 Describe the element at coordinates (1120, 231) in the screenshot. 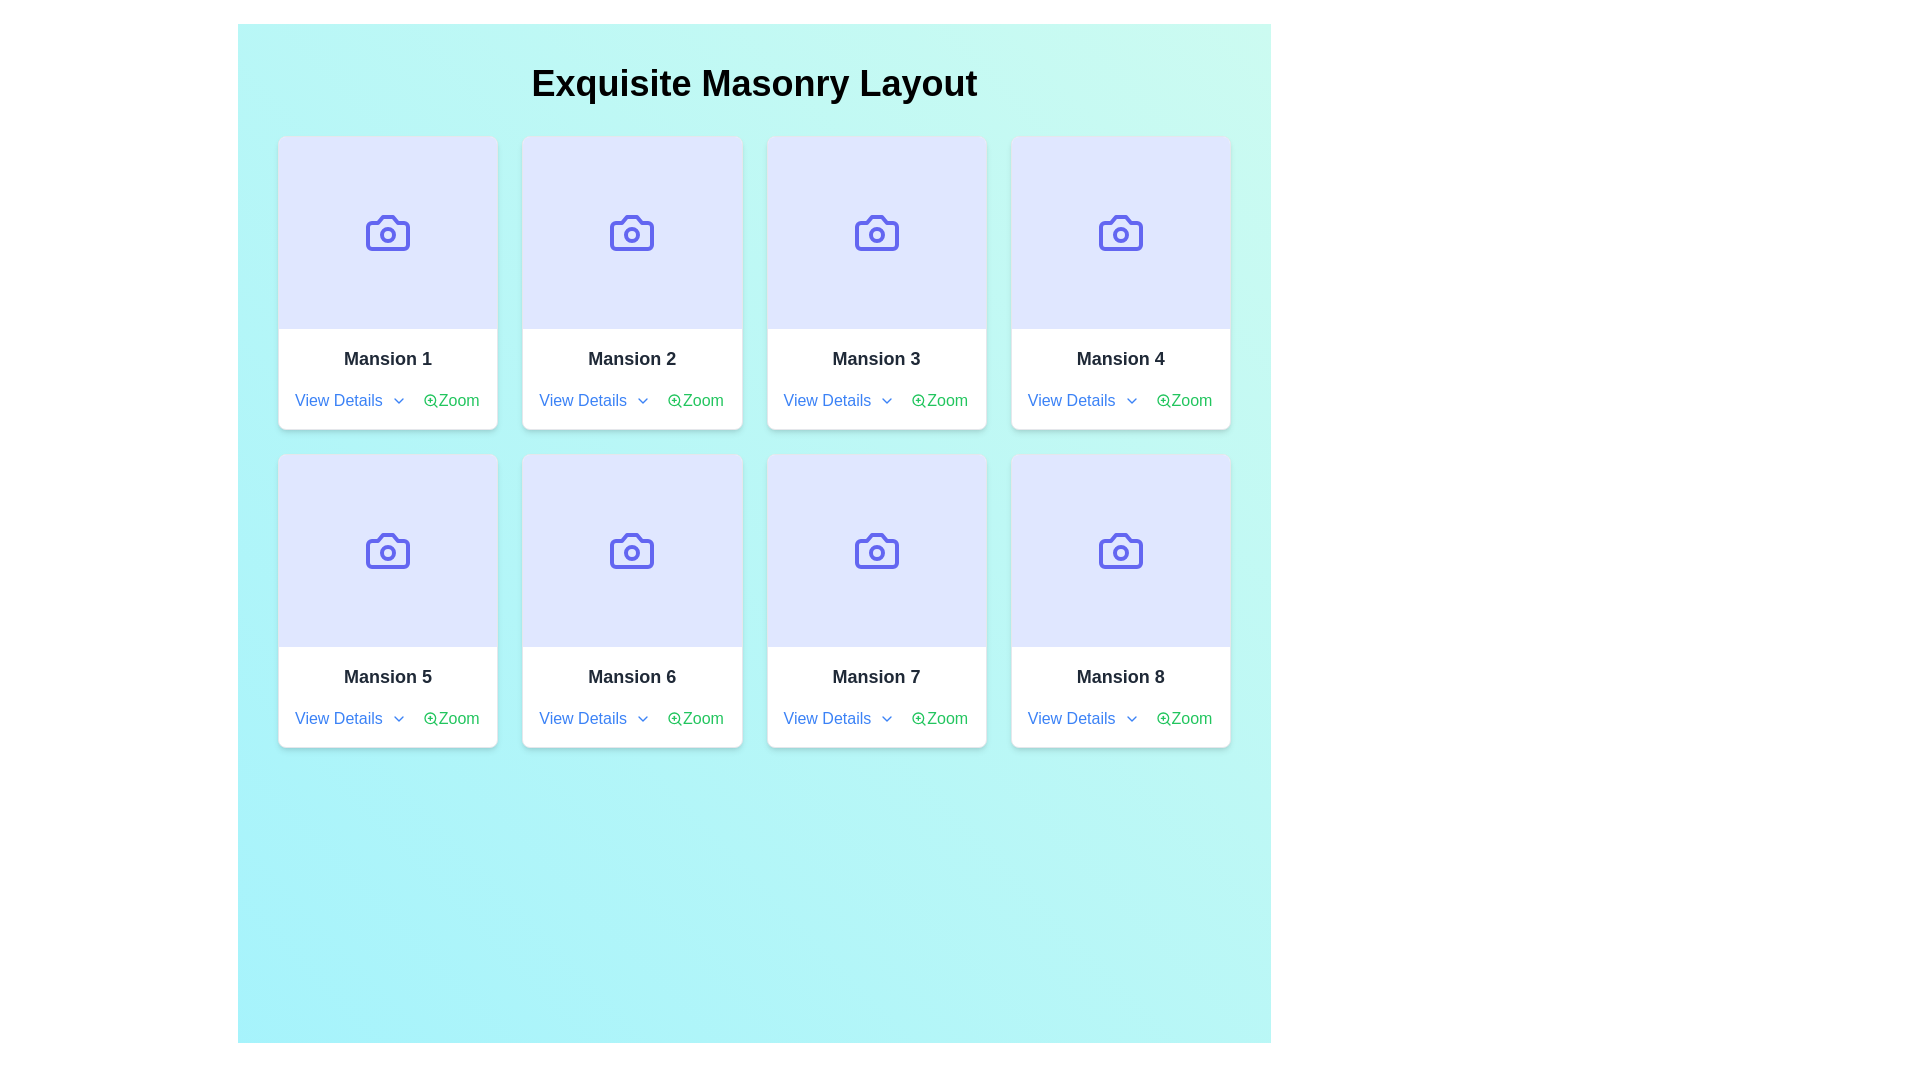

I see `the Image placeholder with an icon located in the fourth card of the top row labeled 'Mansion 4'` at that location.